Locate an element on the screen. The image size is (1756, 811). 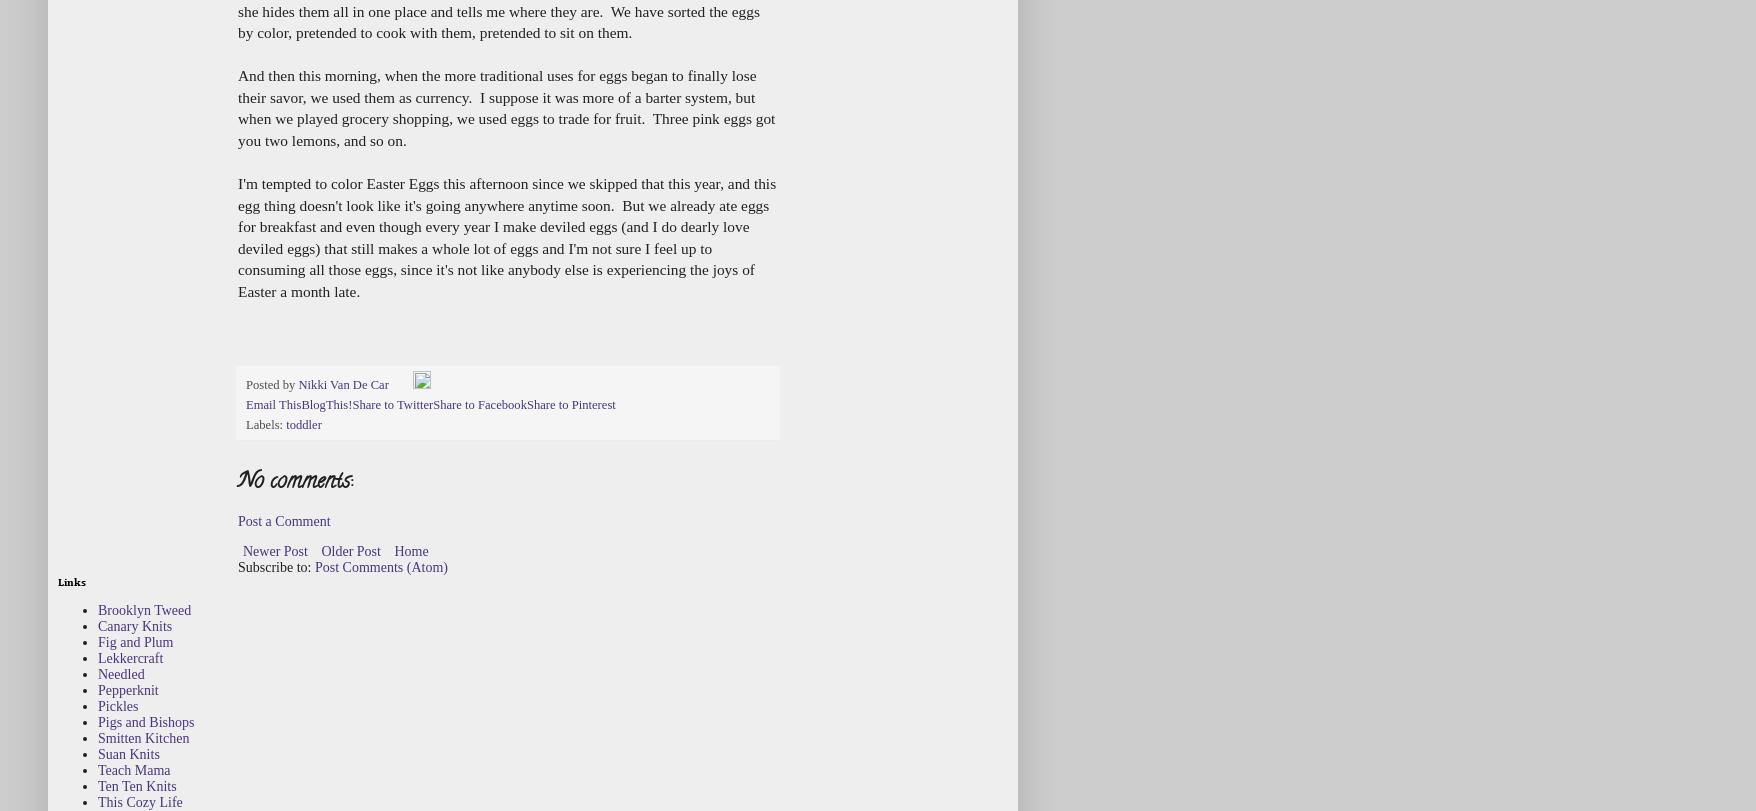
'This Cozy Life' is located at coordinates (138, 800).